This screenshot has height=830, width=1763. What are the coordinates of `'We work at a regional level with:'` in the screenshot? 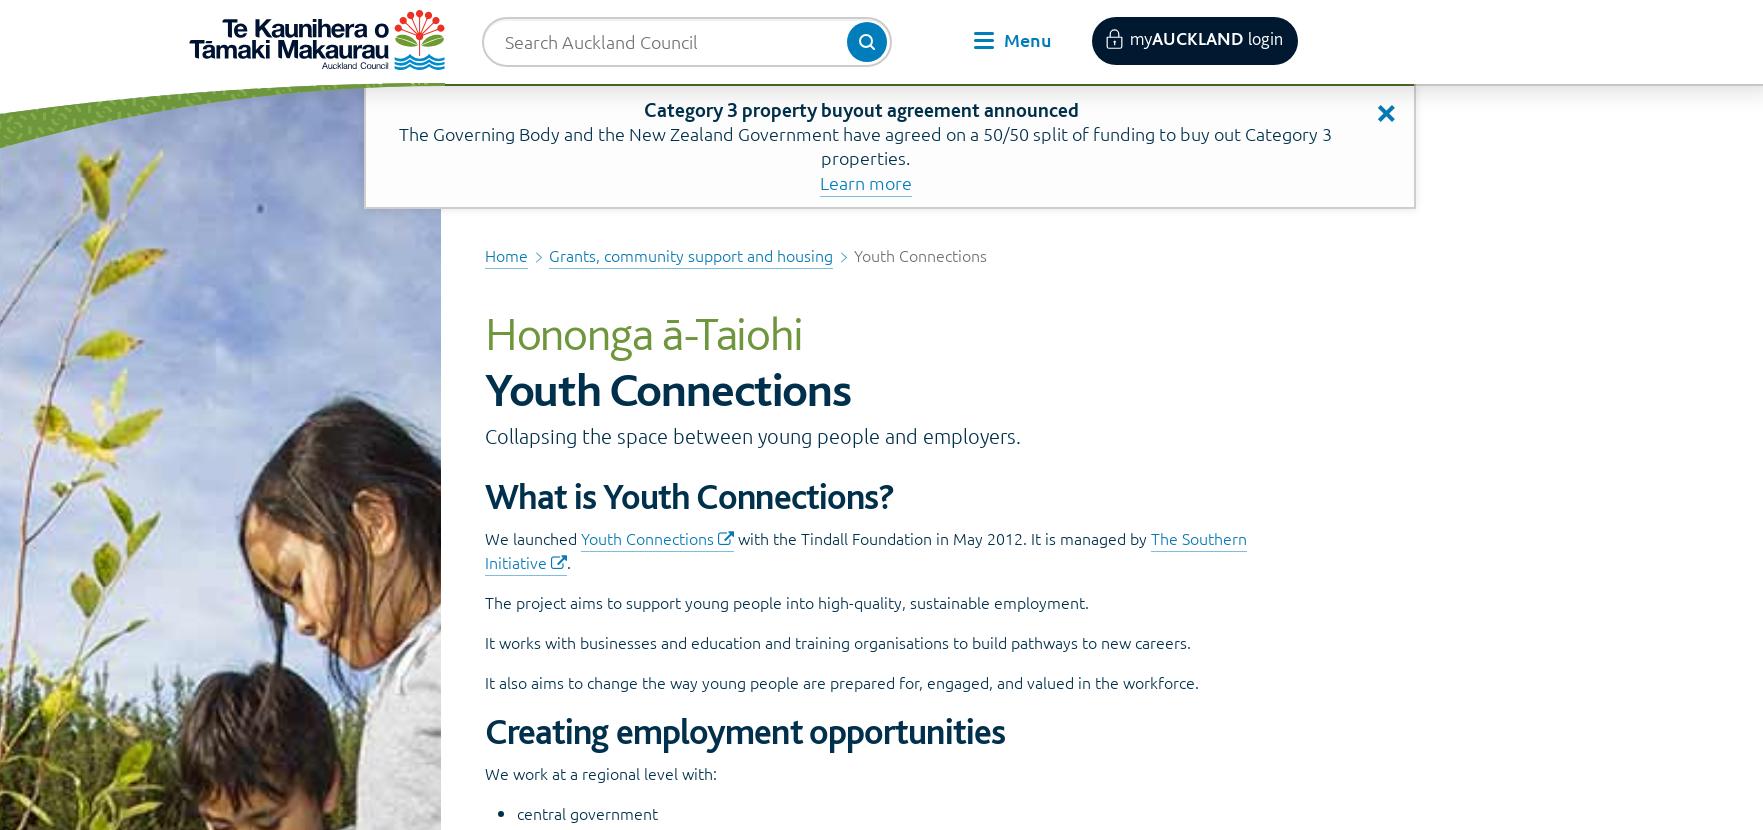 It's located at (599, 772).